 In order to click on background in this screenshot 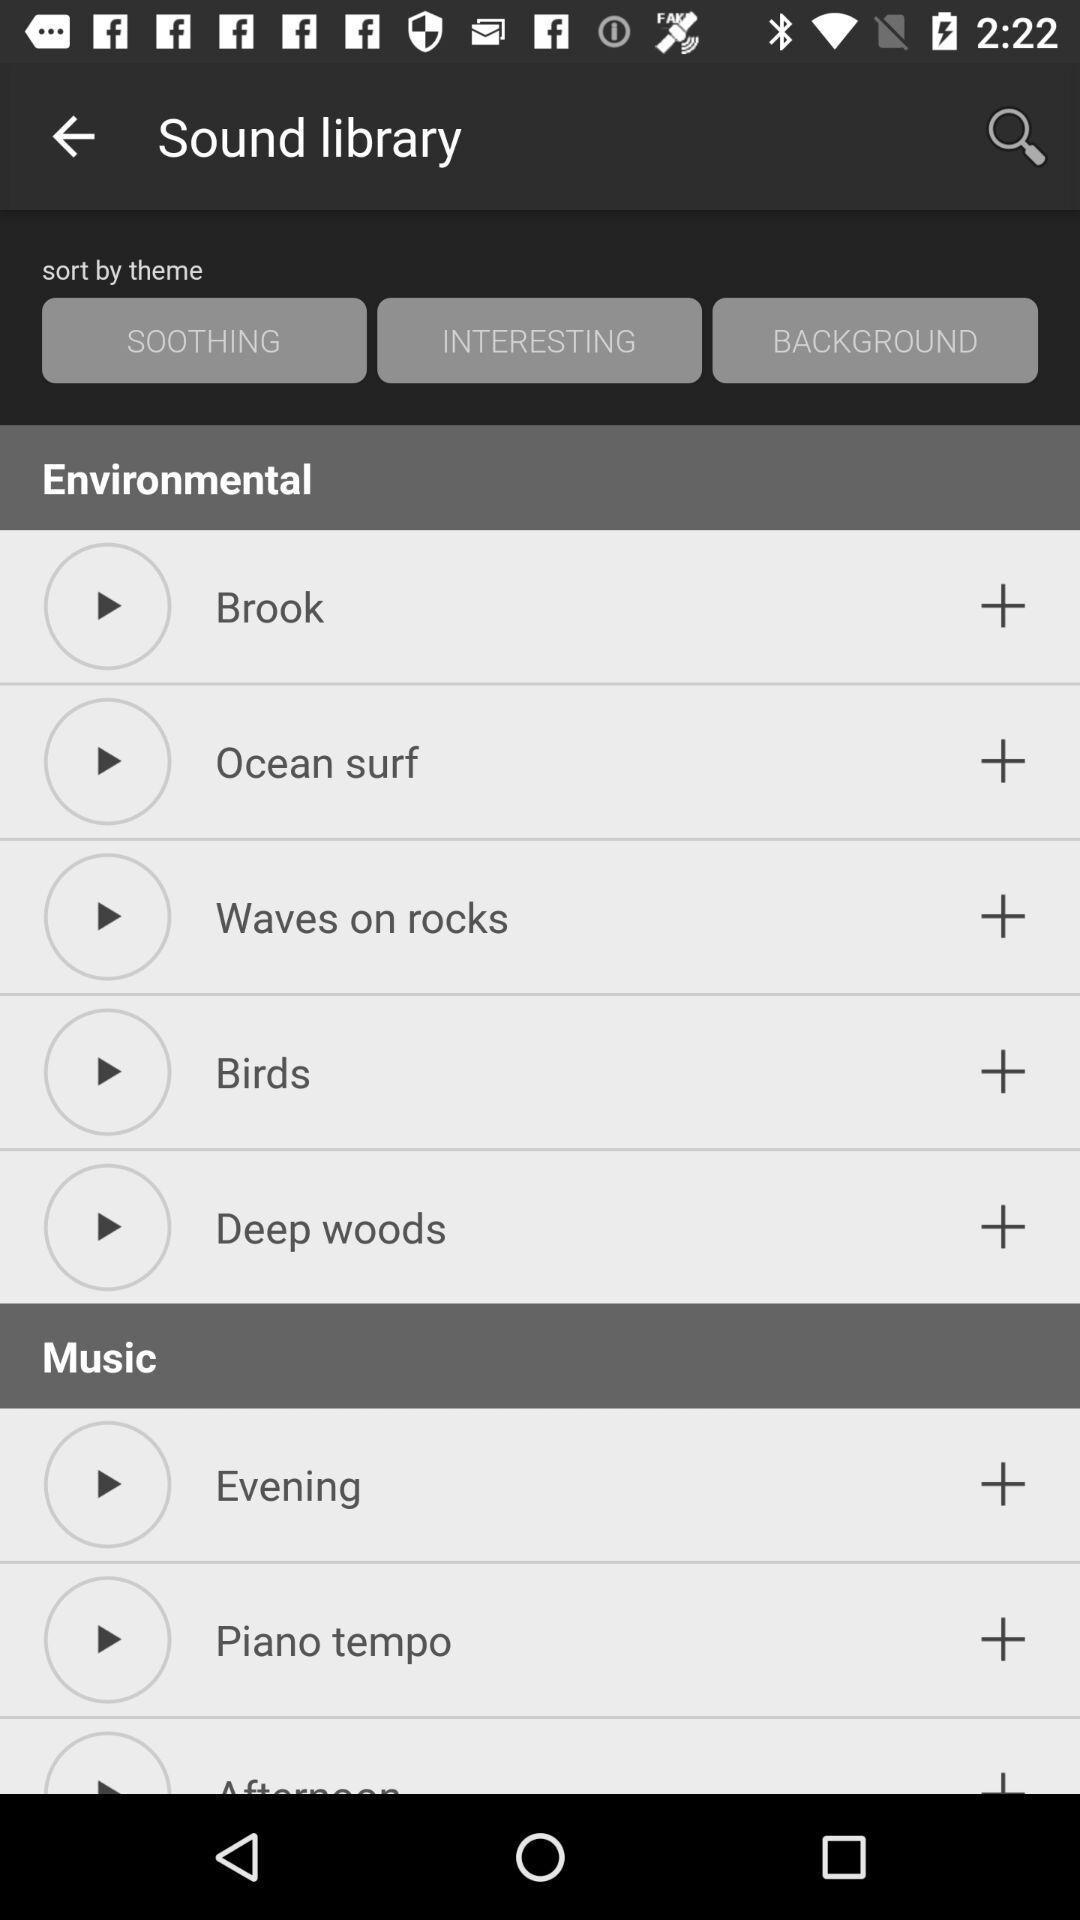, I will do `click(874, 340)`.